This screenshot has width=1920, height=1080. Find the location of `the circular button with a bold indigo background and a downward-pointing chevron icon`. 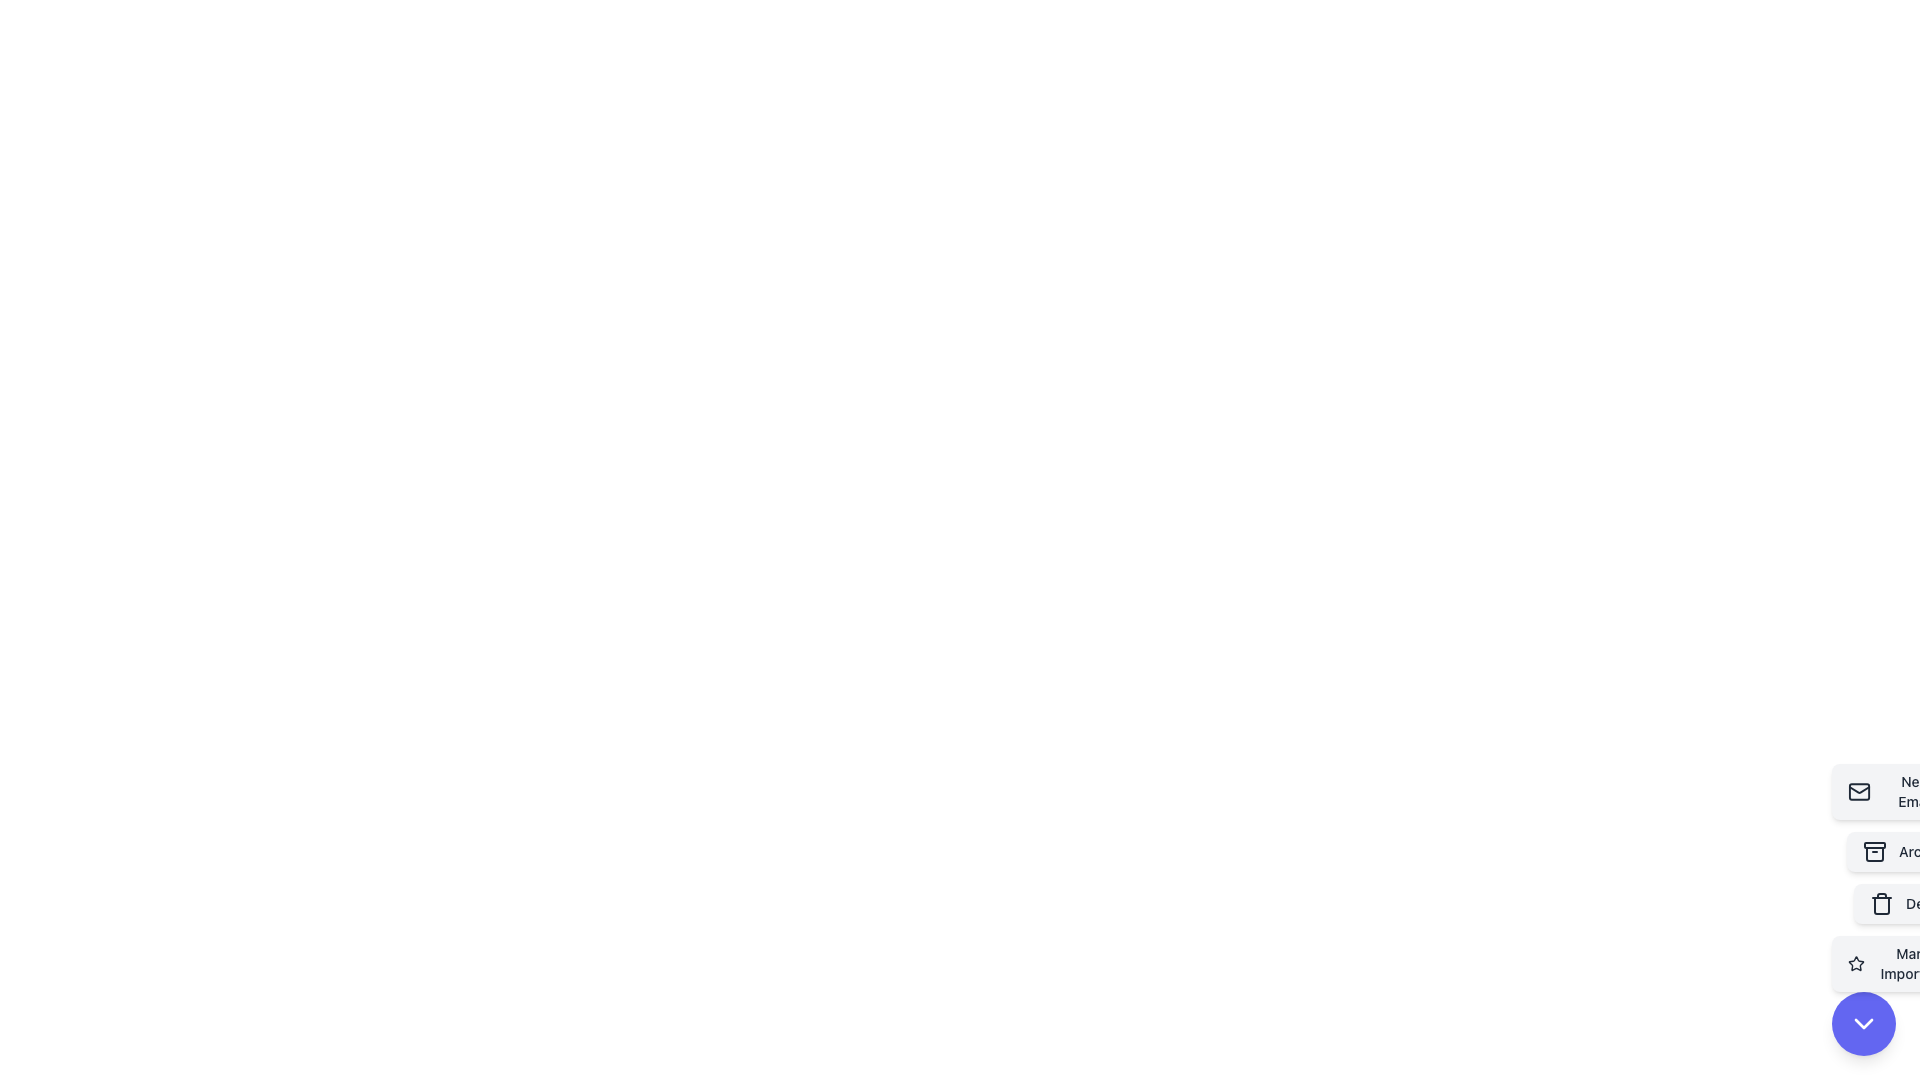

the circular button with a bold indigo background and a downward-pointing chevron icon is located at coordinates (1862, 1023).